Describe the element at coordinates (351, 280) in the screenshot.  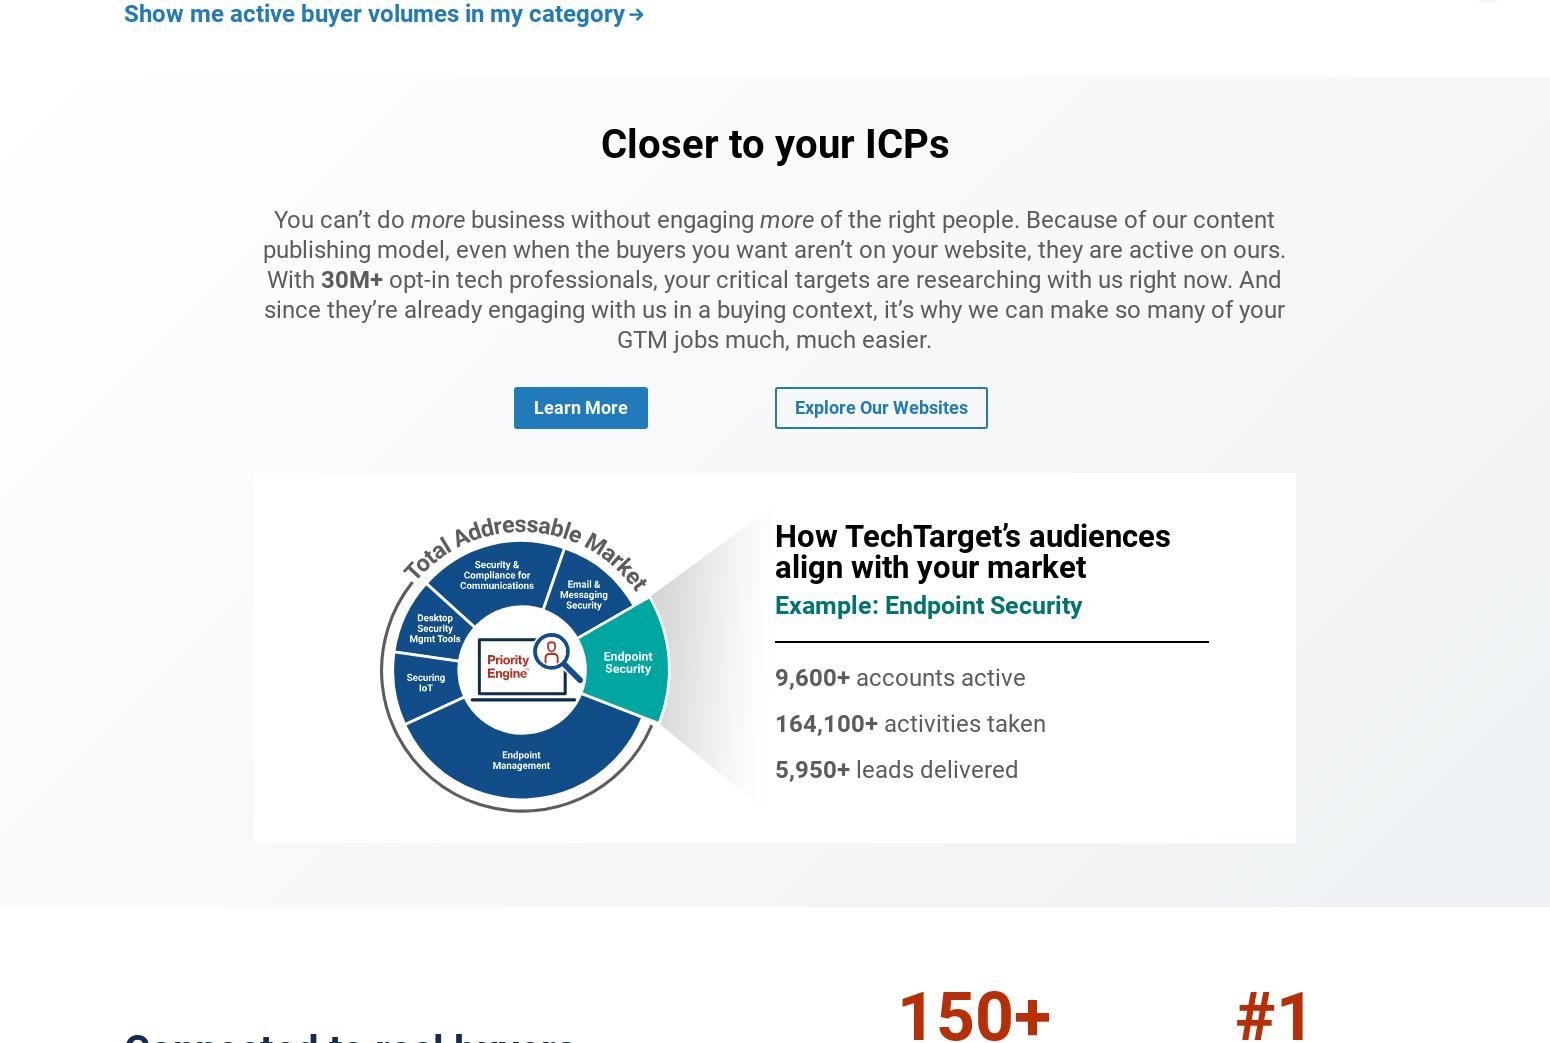
I see `'30M+'` at that location.